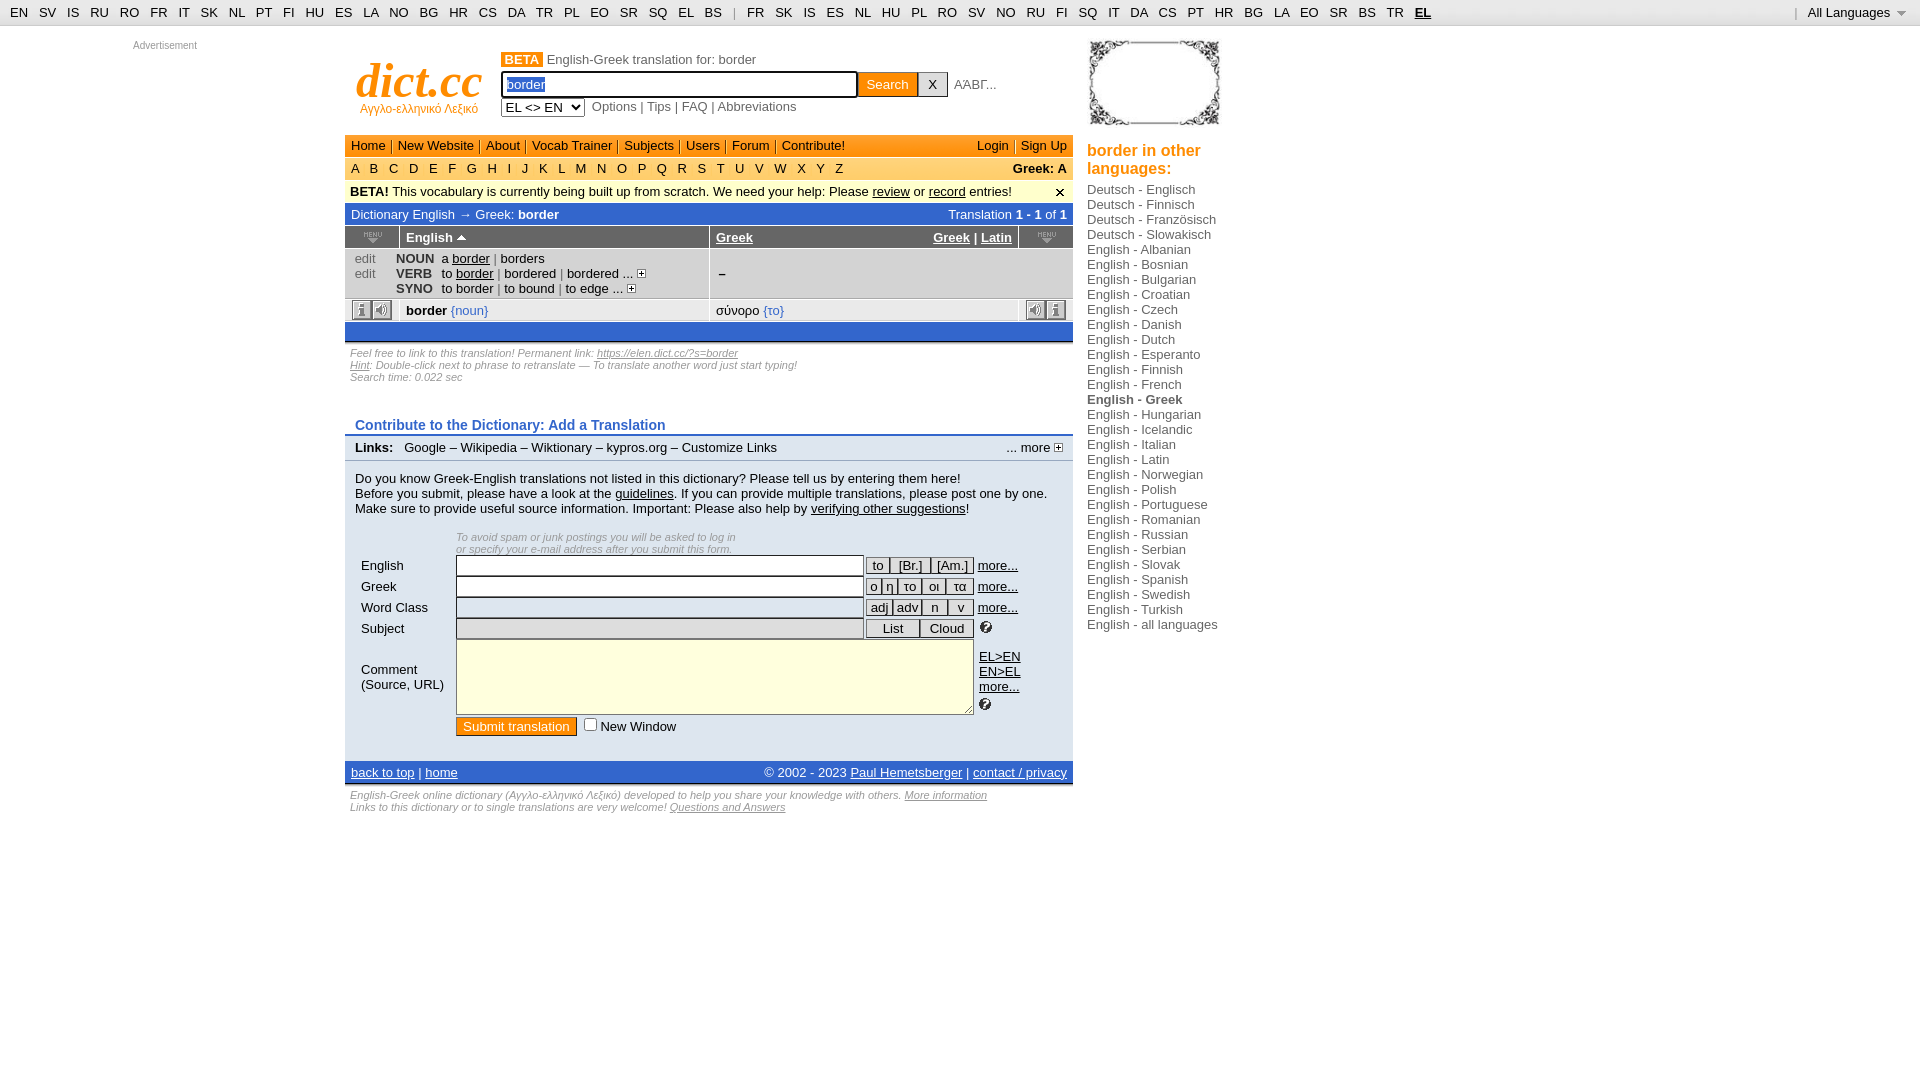 The width and height of the screenshot is (1920, 1080). What do you see at coordinates (1141, 189) in the screenshot?
I see `'Deutsch - Englisch'` at bounding box center [1141, 189].